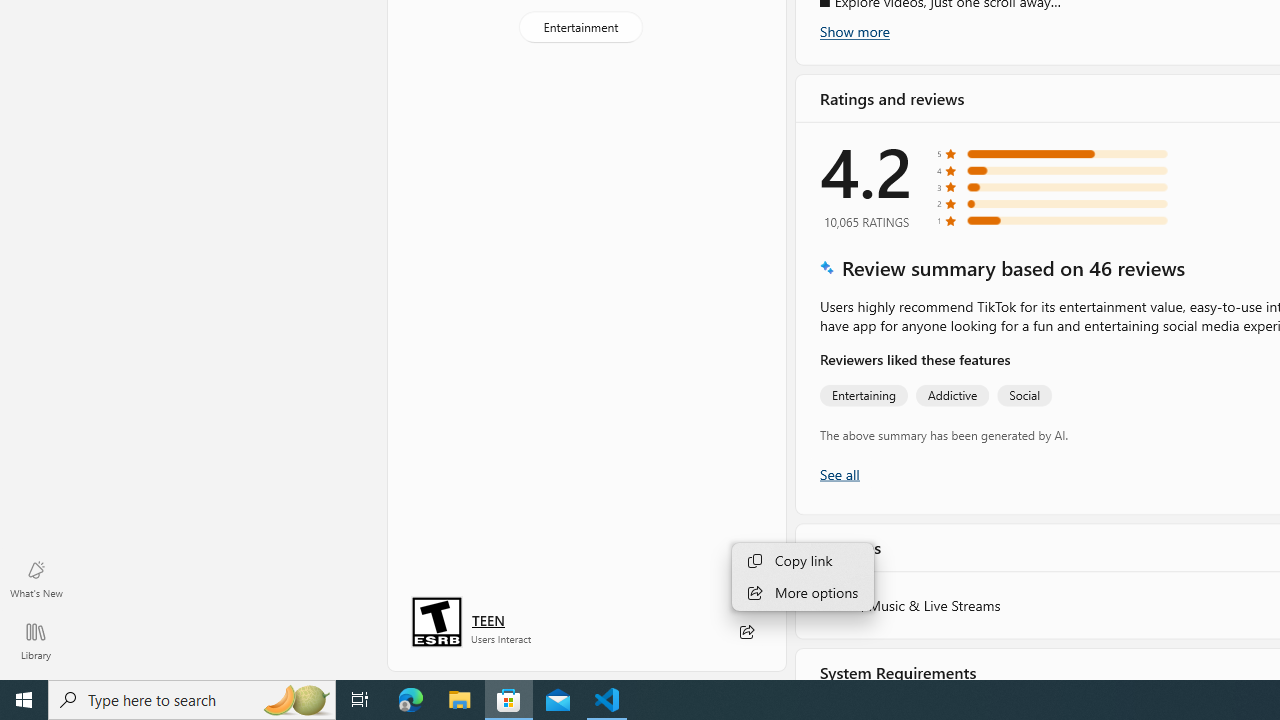 This screenshot has width=1280, height=720. What do you see at coordinates (745, 632) in the screenshot?
I see `'Share'` at bounding box center [745, 632].